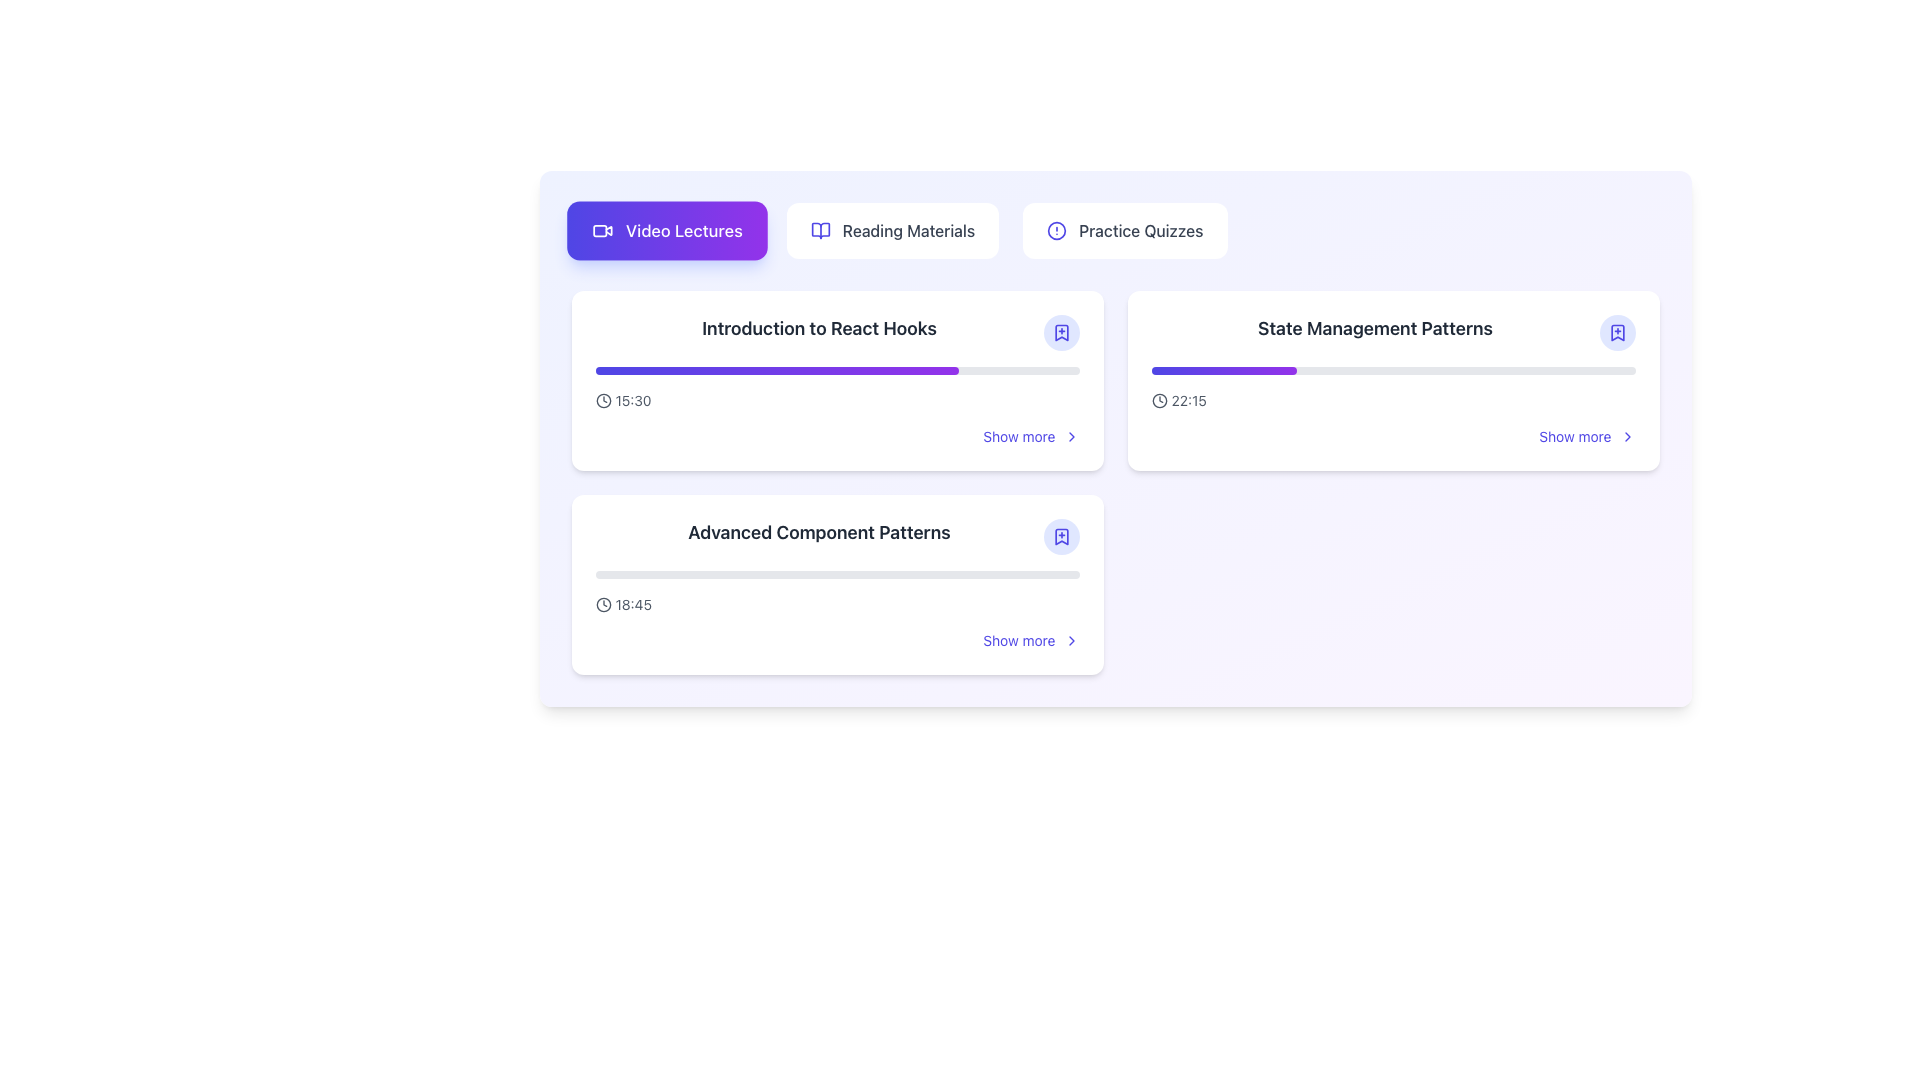  What do you see at coordinates (820, 230) in the screenshot?
I see `the 'Reading Materials' icon located in the center of the interface toolbar, which represents a section of study content or resources` at bounding box center [820, 230].